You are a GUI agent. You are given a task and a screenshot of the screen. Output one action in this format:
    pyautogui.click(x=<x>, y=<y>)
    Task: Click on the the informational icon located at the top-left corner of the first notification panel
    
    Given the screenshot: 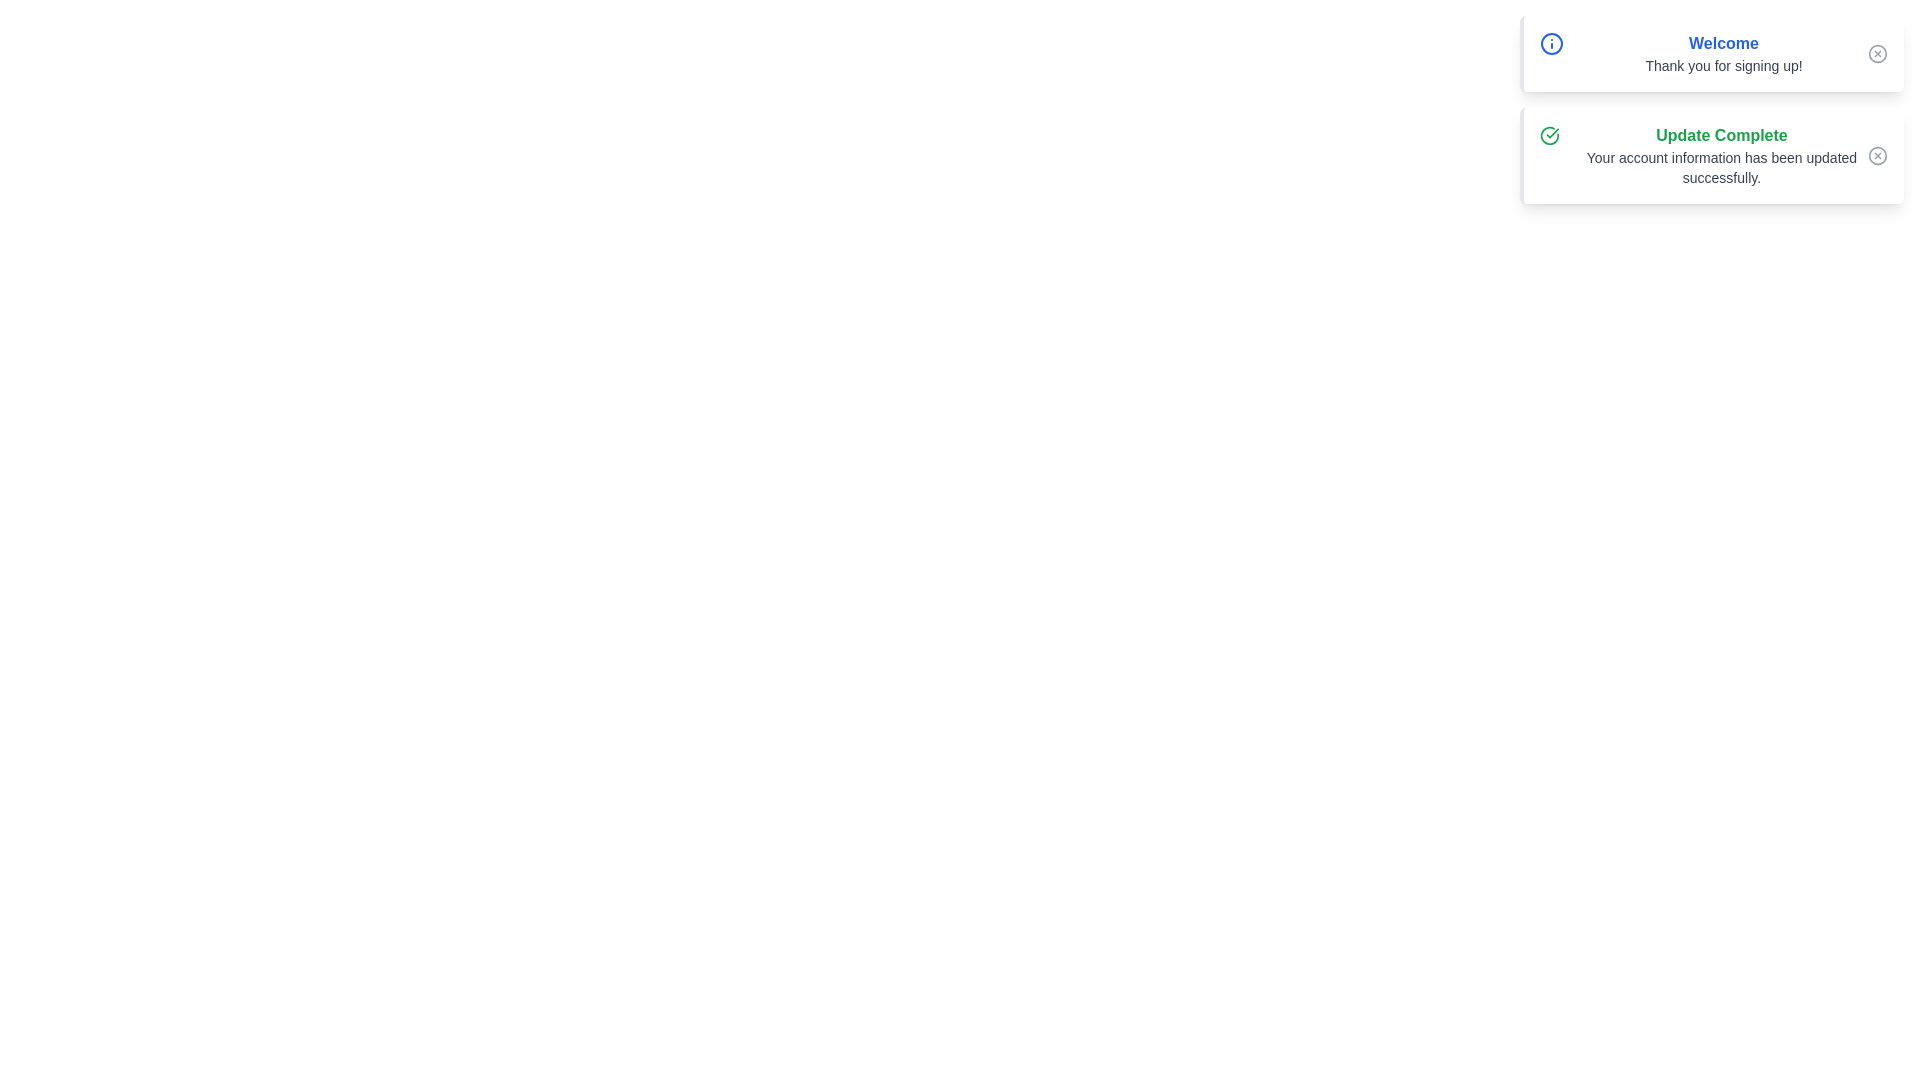 What is the action you would take?
    pyautogui.click(x=1550, y=43)
    